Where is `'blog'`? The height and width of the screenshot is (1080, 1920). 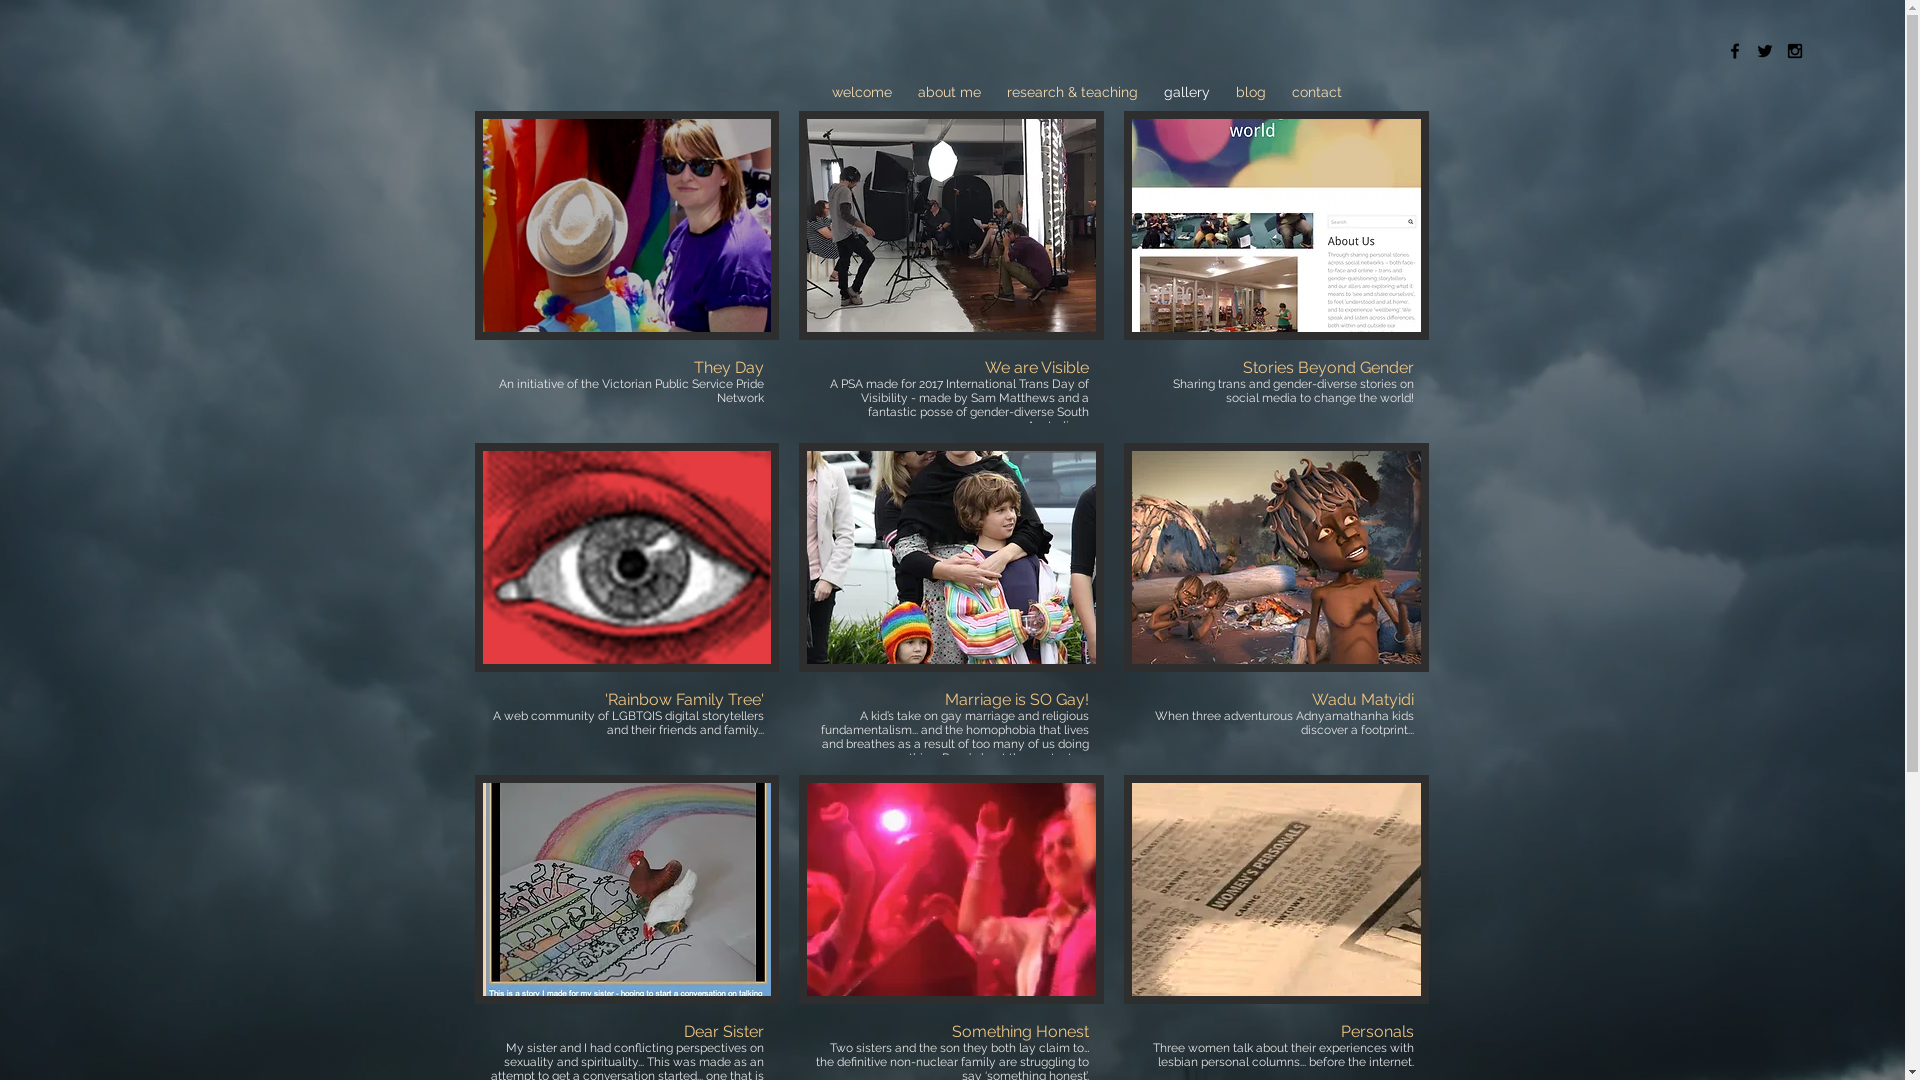
'blog' is located at coordinates (1248, 92).